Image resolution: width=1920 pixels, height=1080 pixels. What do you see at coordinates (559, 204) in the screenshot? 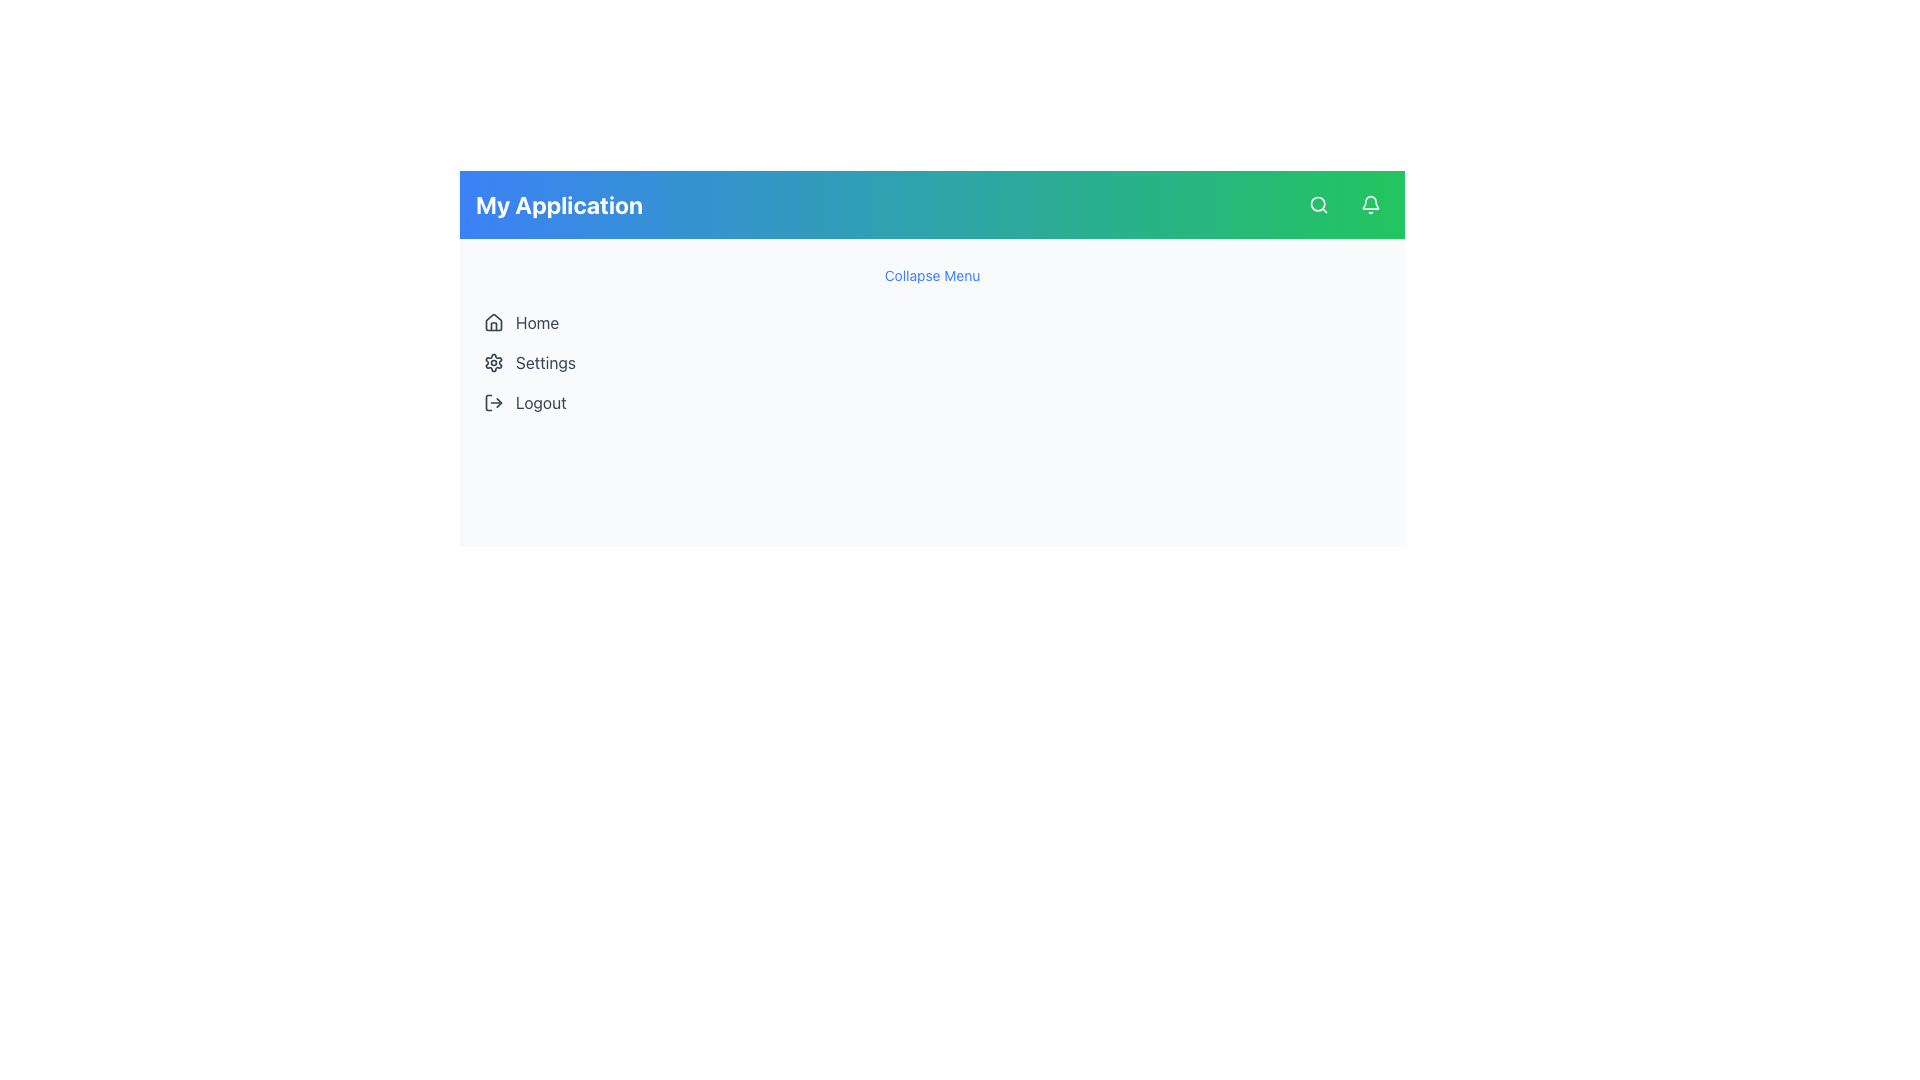
I see `the text label 'My Application', which is styled in bold, white, and large font, located prominently in the left side of the header bar with a gradient background` at bounding box center [559, 204].